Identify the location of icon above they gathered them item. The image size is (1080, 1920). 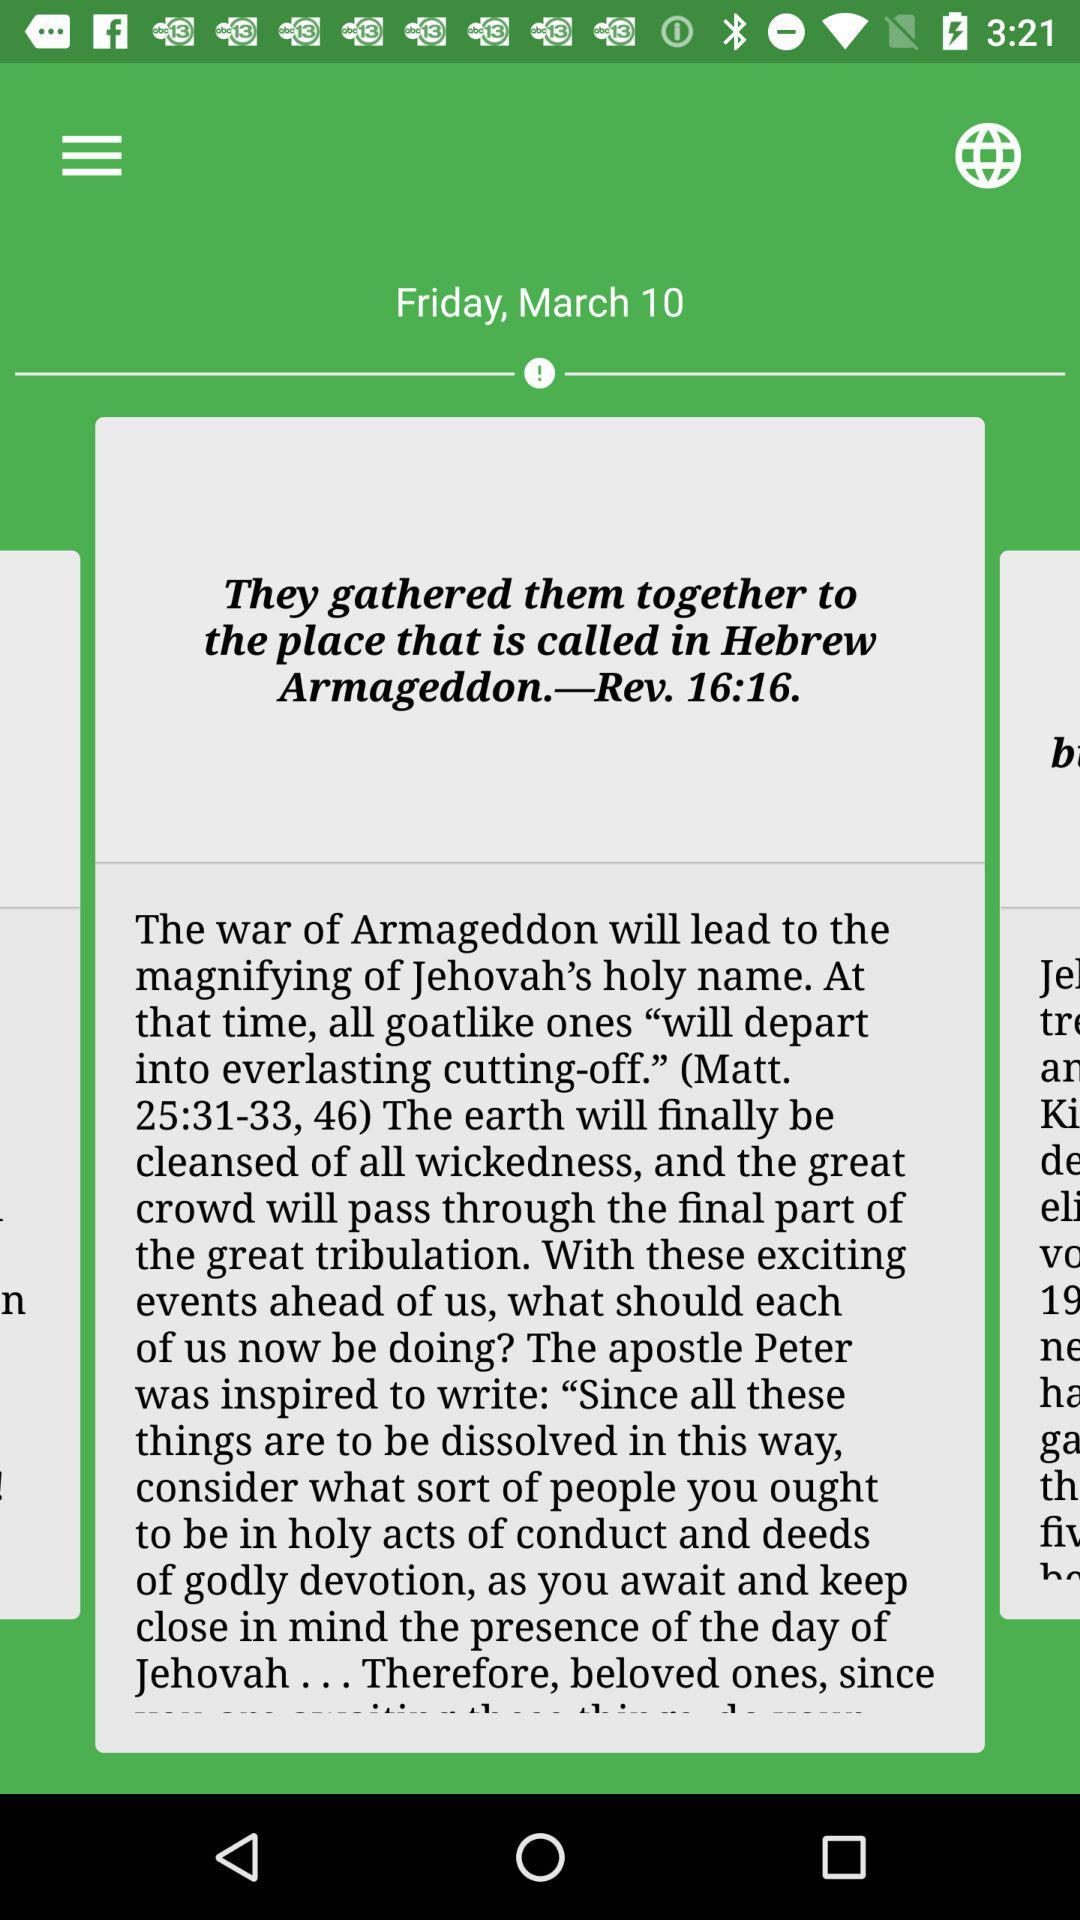
(538, 372).